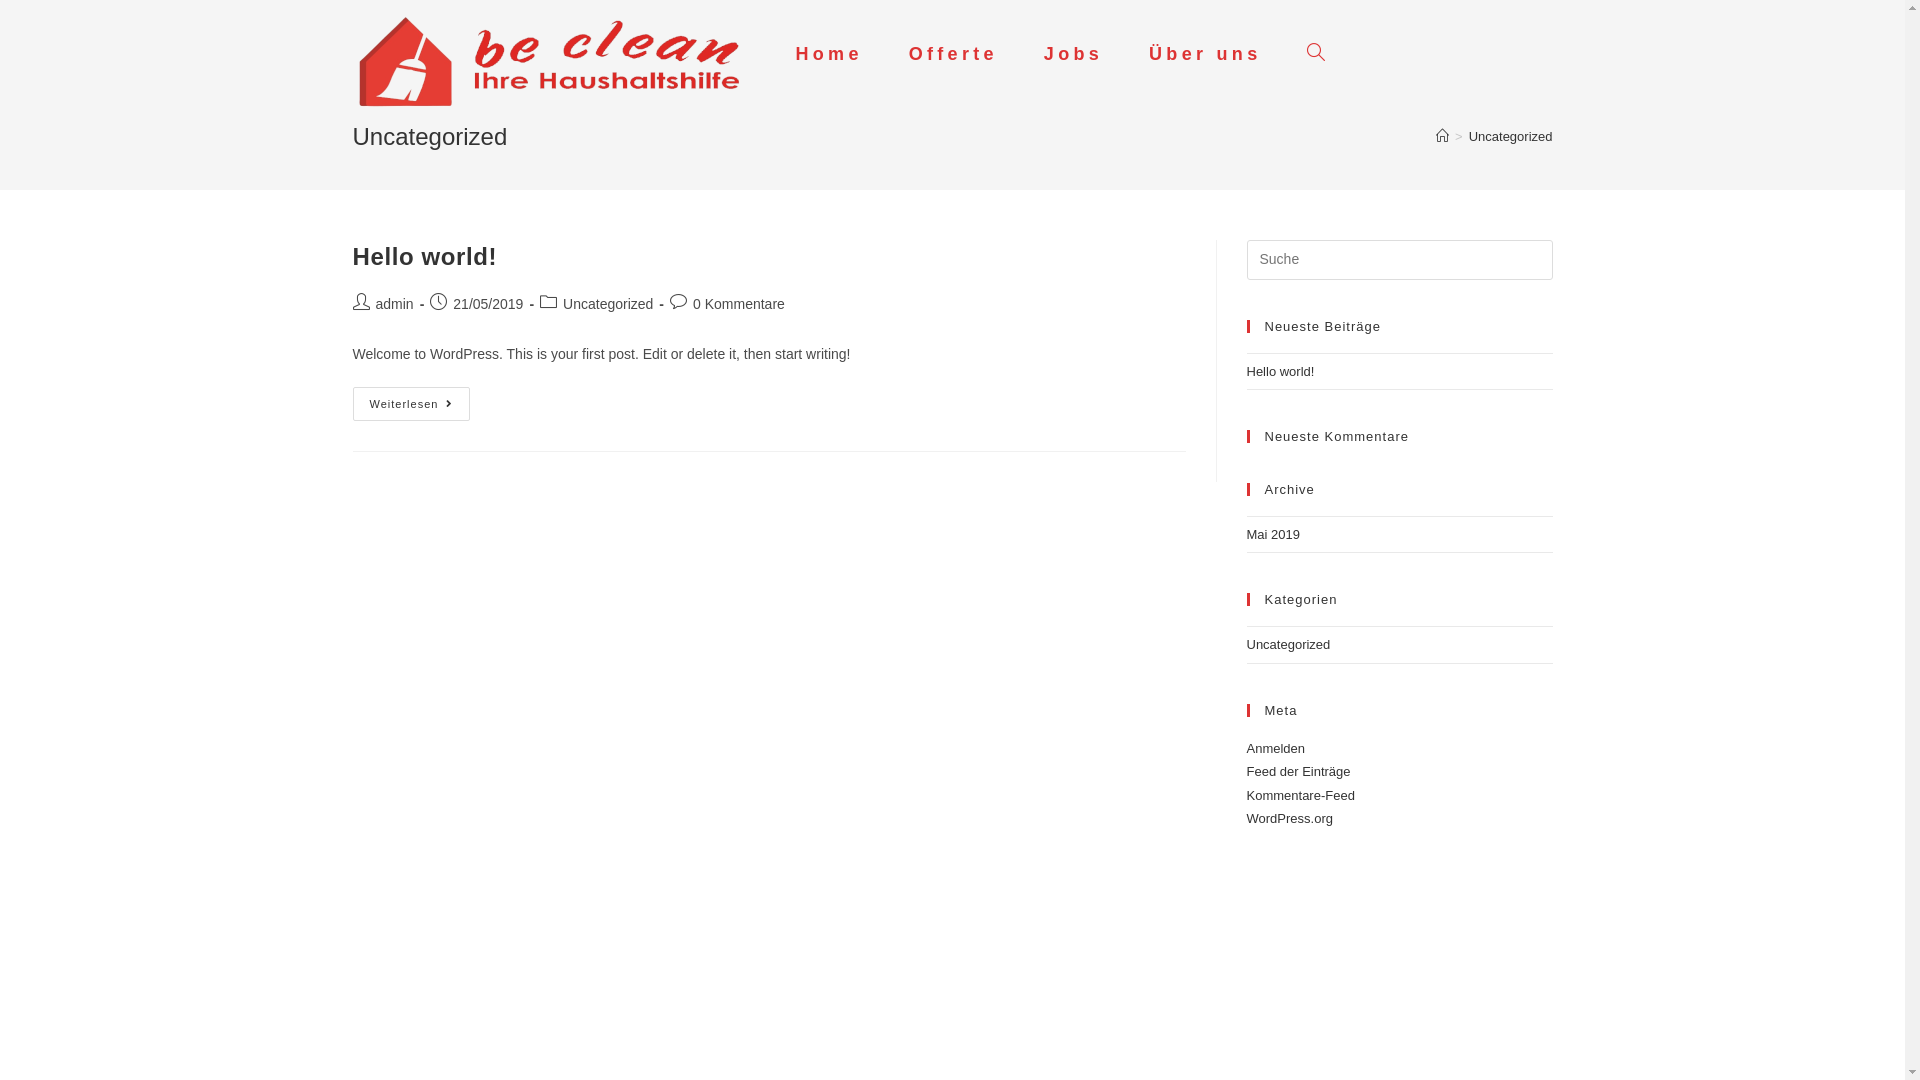 The image size is (1920, 1080). I want to click on 'Weiterlesen, so click(410, 404).